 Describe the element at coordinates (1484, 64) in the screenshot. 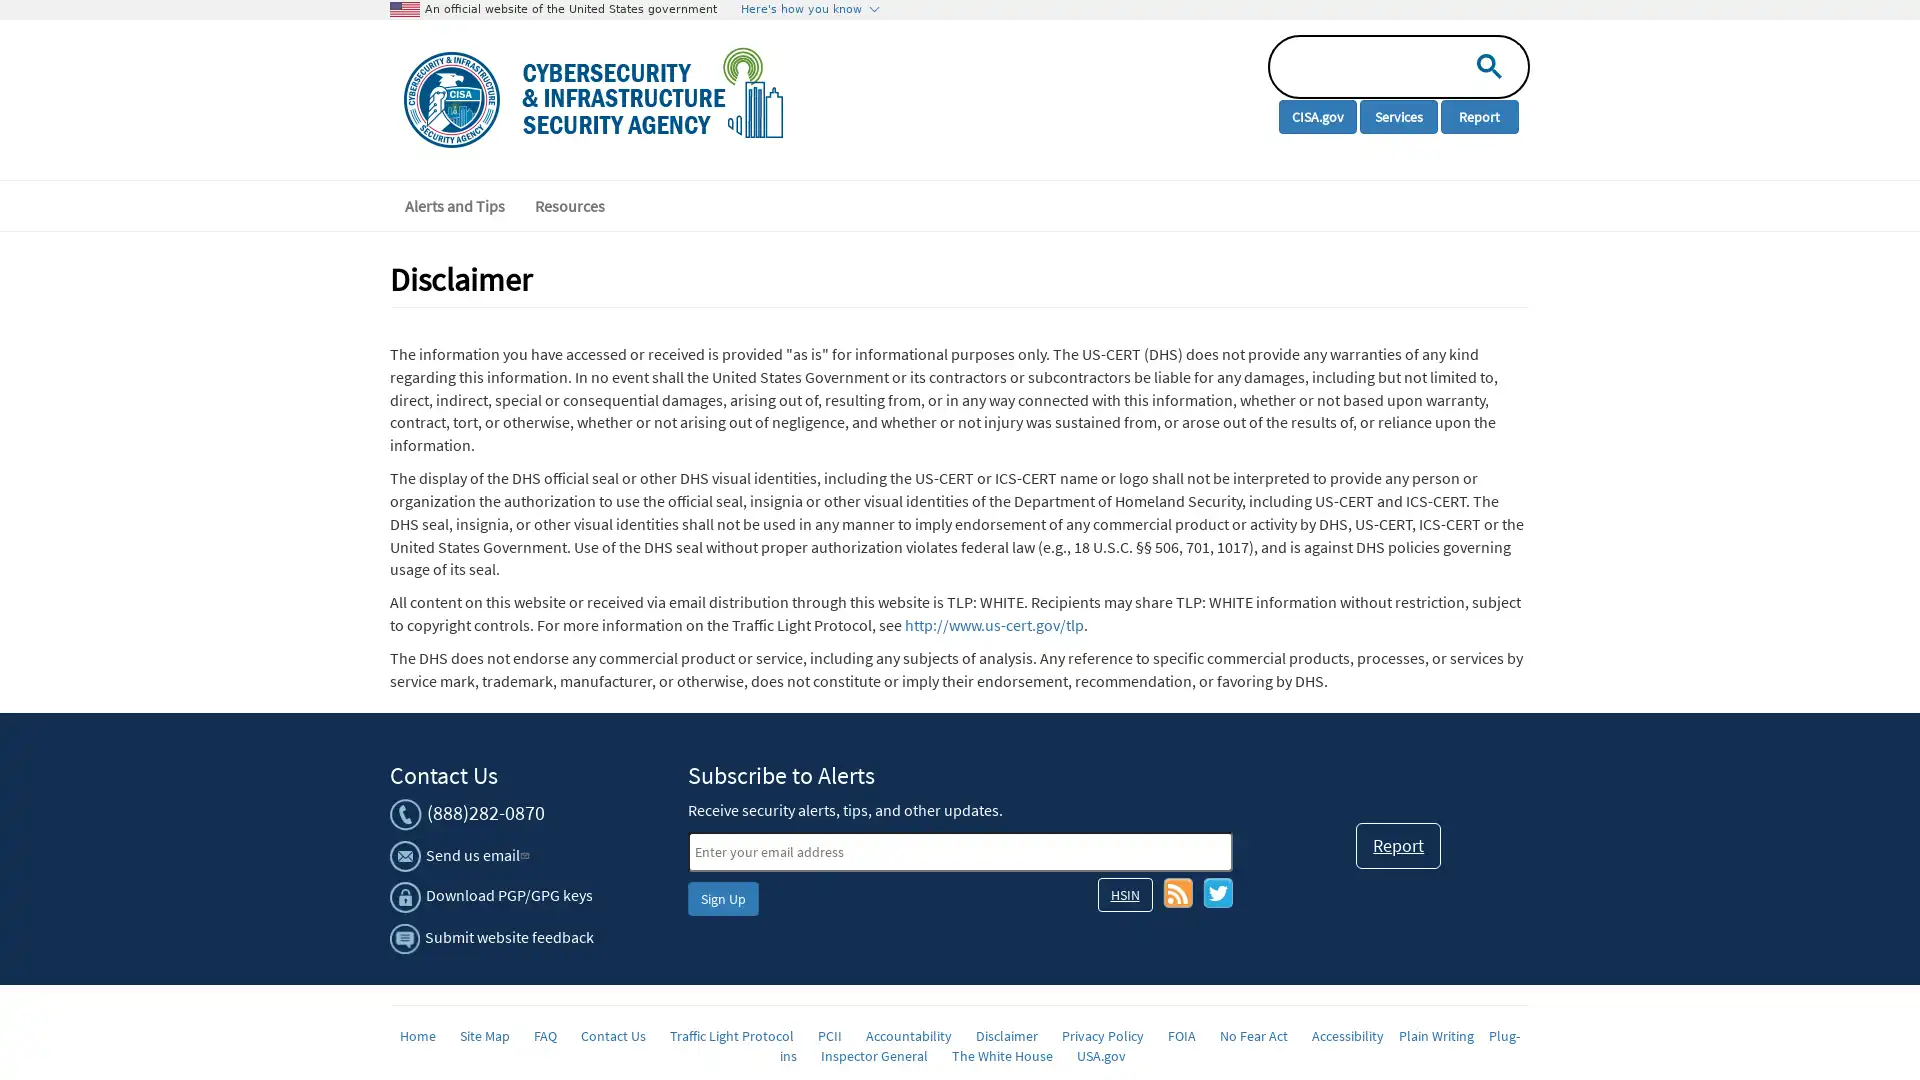

I see `search` at that location.